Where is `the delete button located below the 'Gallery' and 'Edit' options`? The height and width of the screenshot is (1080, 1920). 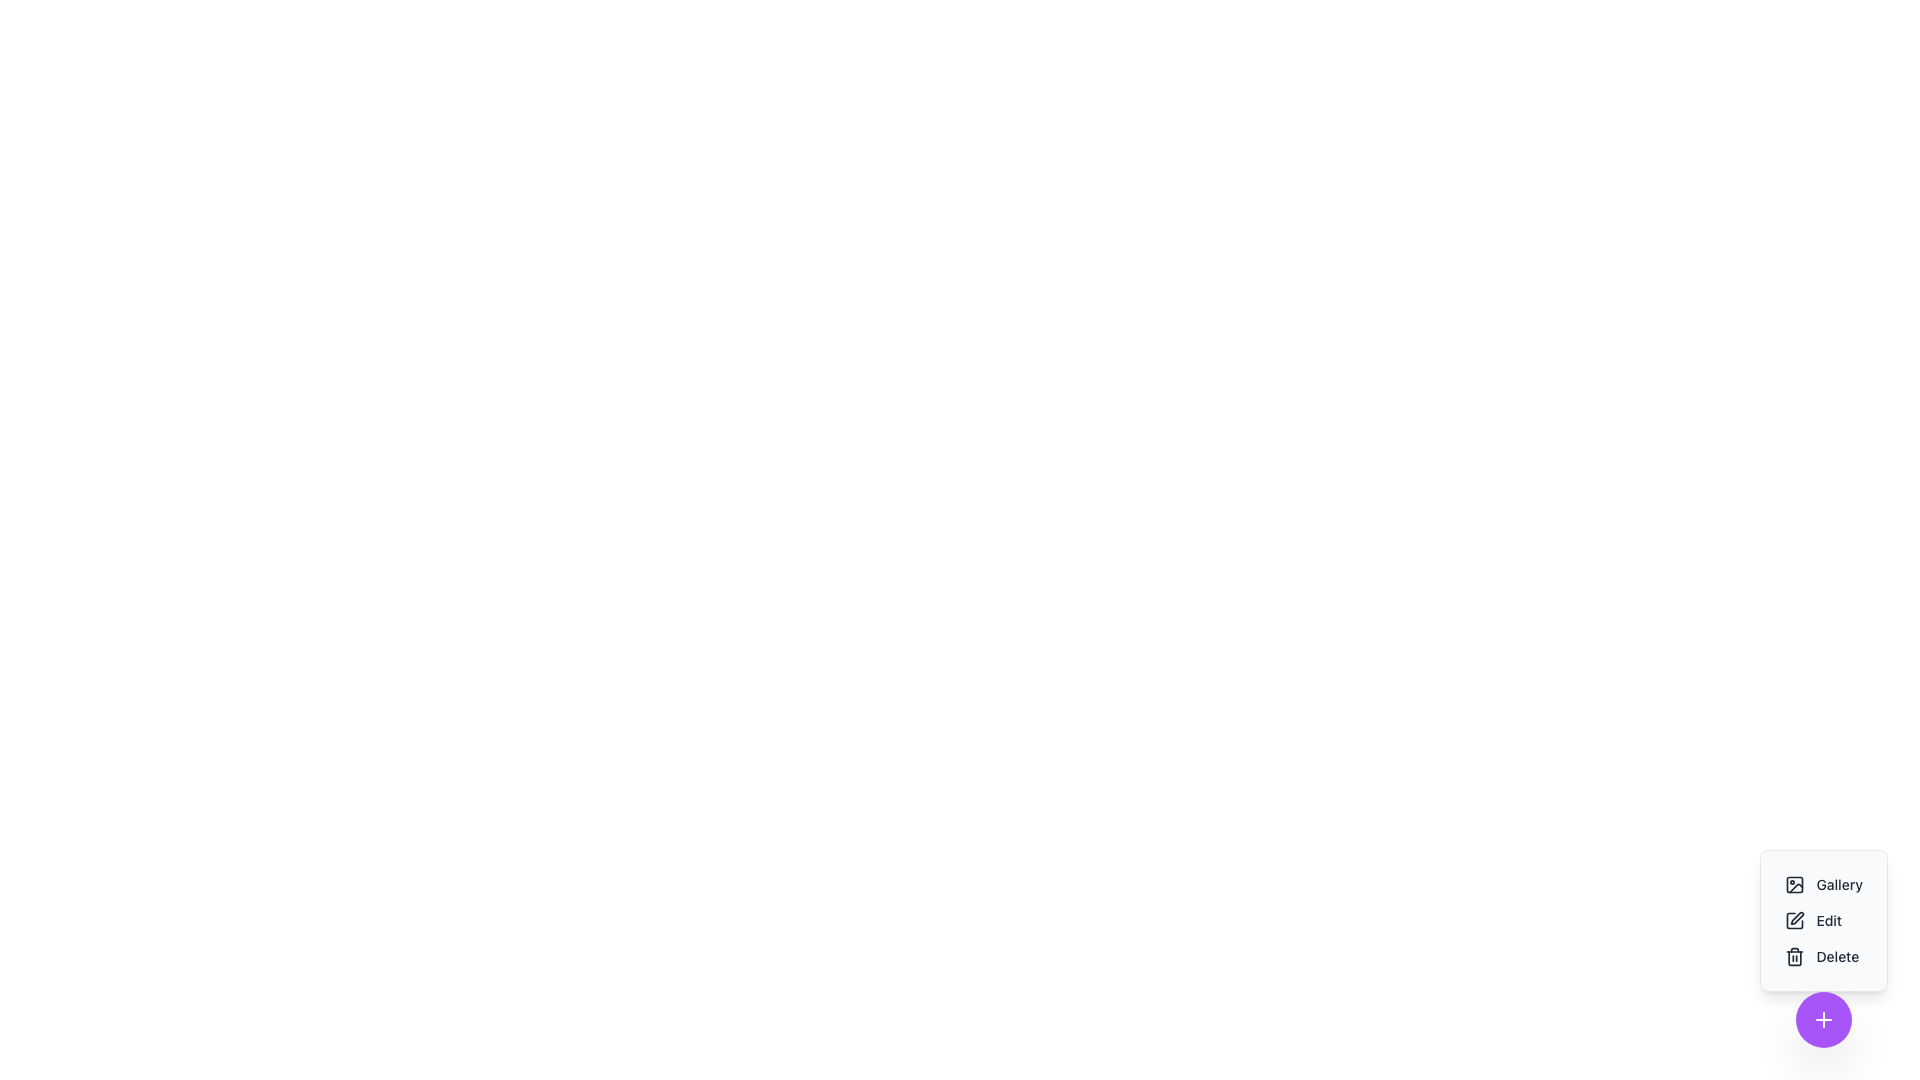 the delete button located below the 'Gallery' and 'Edit' options is located at coordinates (1821, 955).